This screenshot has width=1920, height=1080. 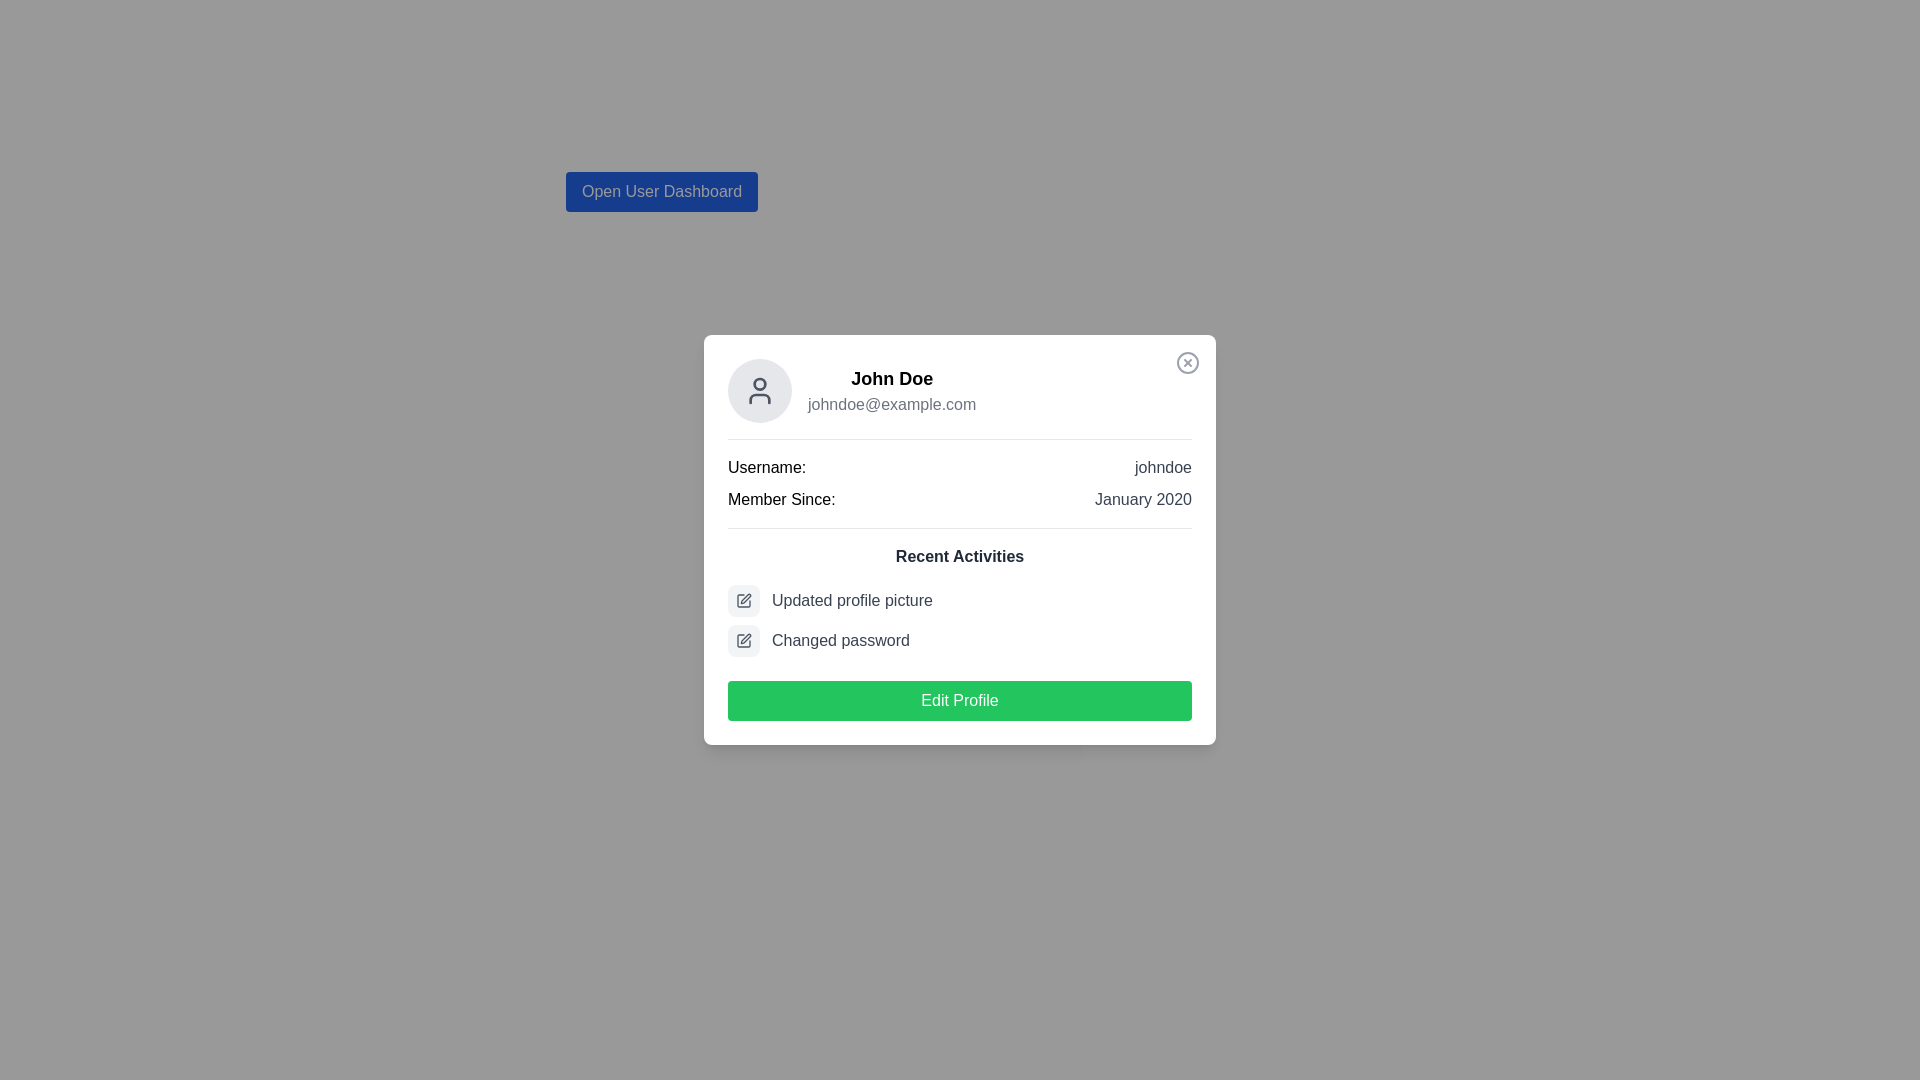 What do you see at coordinates (743, 640) in the screenshot?
I see `the icon button indicating the 'Changed password' action, which is positioned to the left of the text 'Changed password' in the 'Recent Activities' section` at bounding box center [743, 640].